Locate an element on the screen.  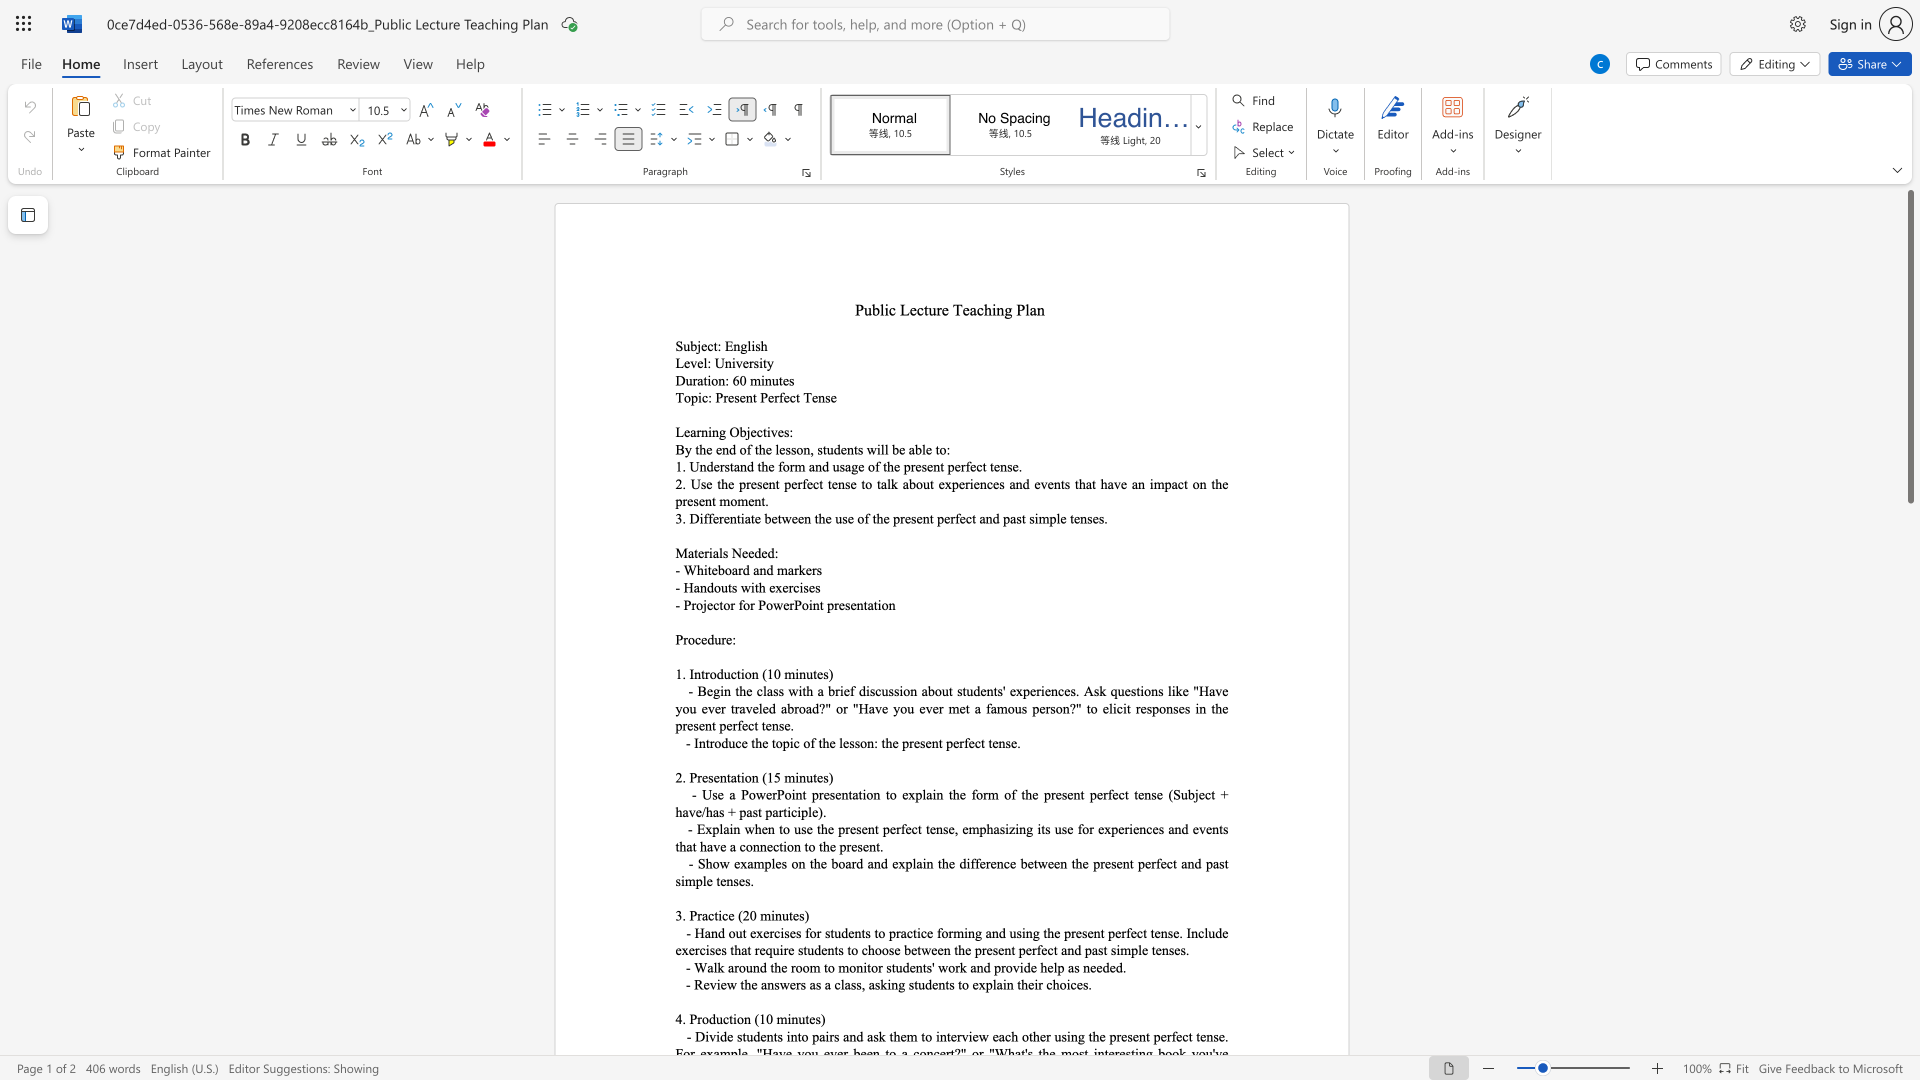
the 1th character "u" in the text is located at coordinates (723, 586).